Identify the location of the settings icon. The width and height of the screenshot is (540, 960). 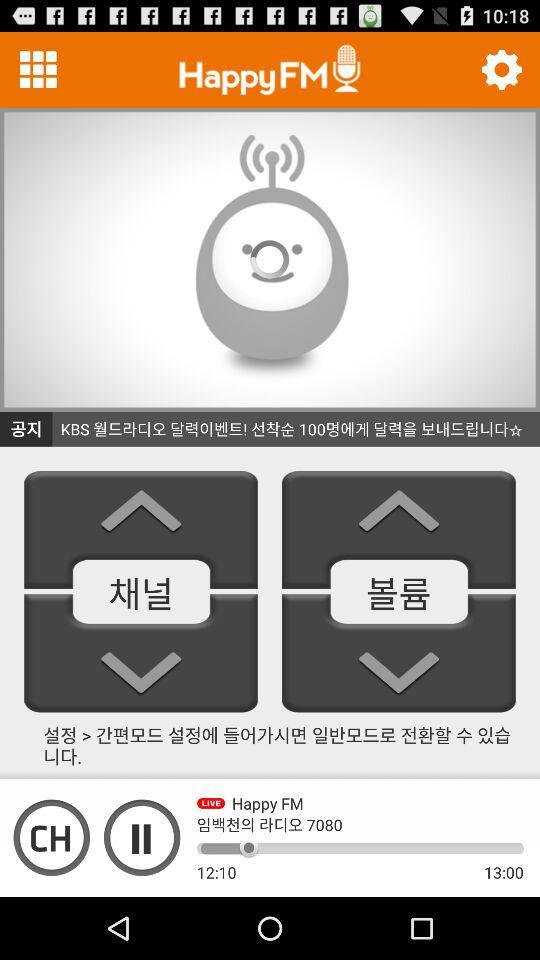
(500, 74).